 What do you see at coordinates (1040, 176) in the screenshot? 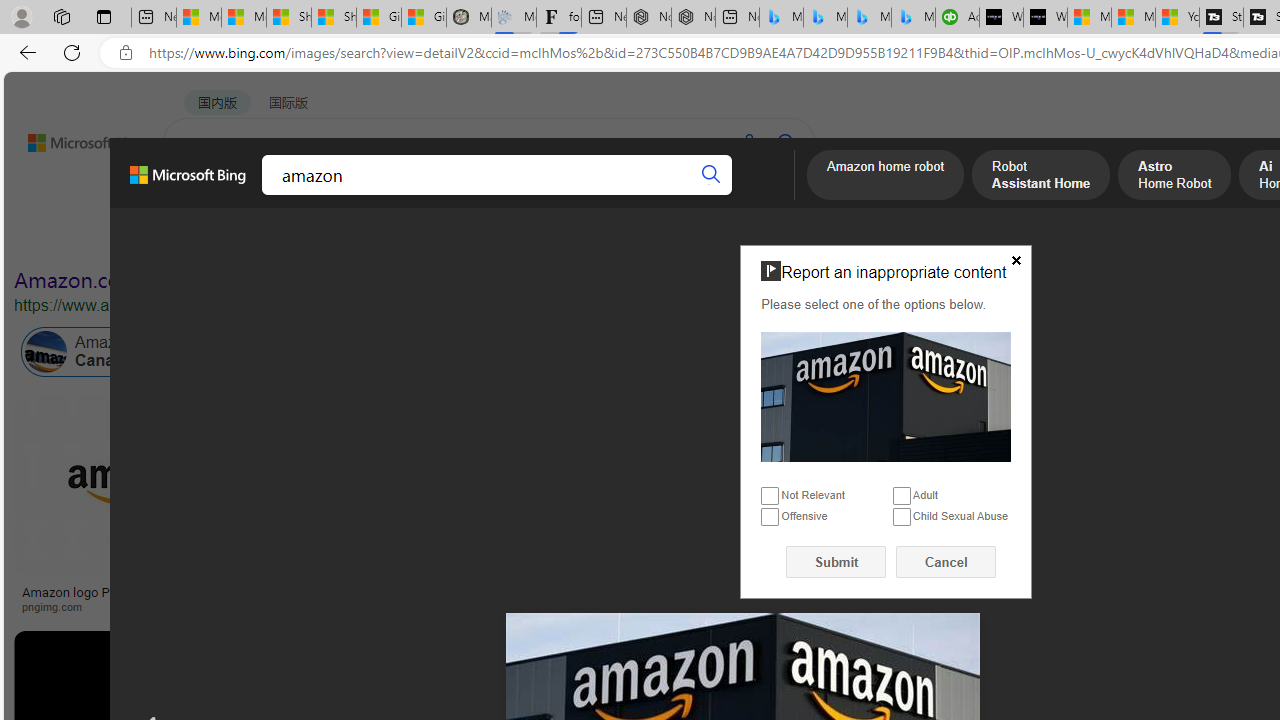
I see `'Robot Assistant Home'` at bounding box center [1040, 176].